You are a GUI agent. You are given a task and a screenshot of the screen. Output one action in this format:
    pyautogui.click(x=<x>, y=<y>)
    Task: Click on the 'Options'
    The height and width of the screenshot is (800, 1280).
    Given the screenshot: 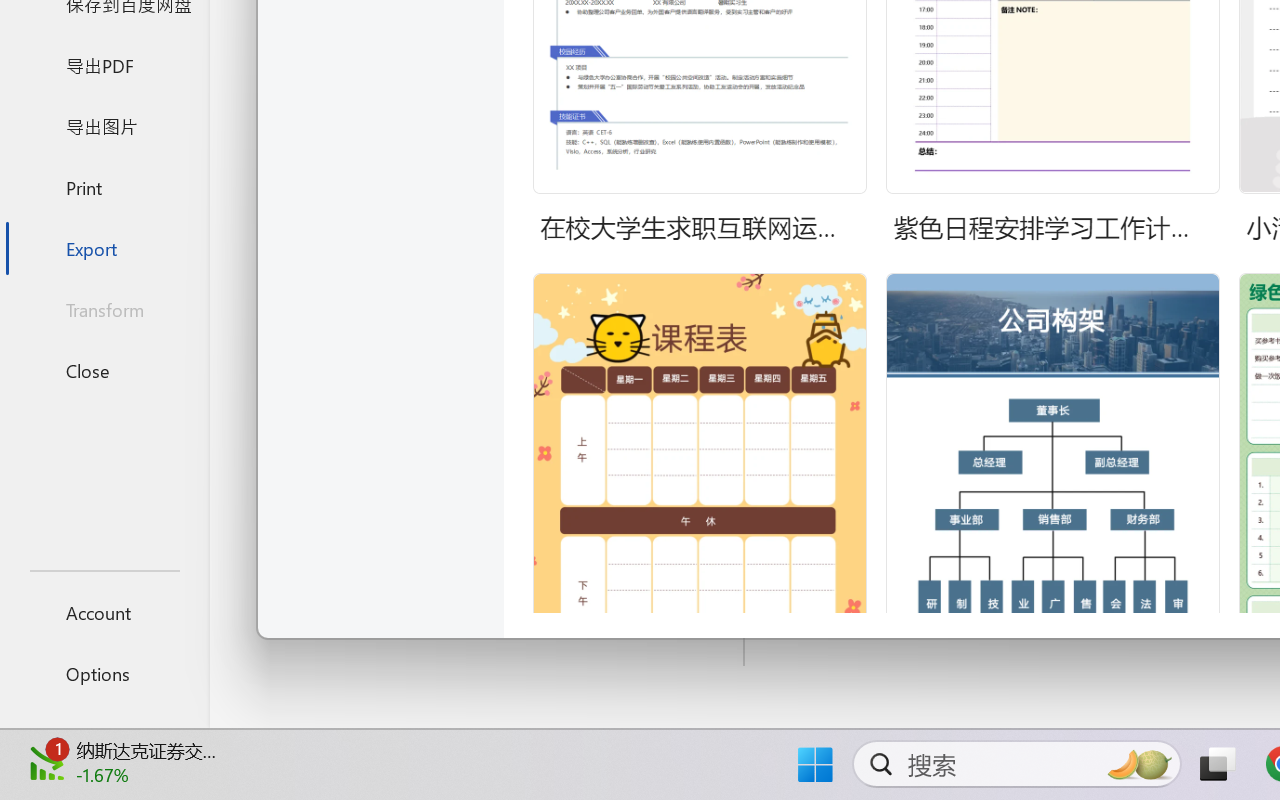 What is the action you would take?
    pyautogui.click(x=103, y=673)
    